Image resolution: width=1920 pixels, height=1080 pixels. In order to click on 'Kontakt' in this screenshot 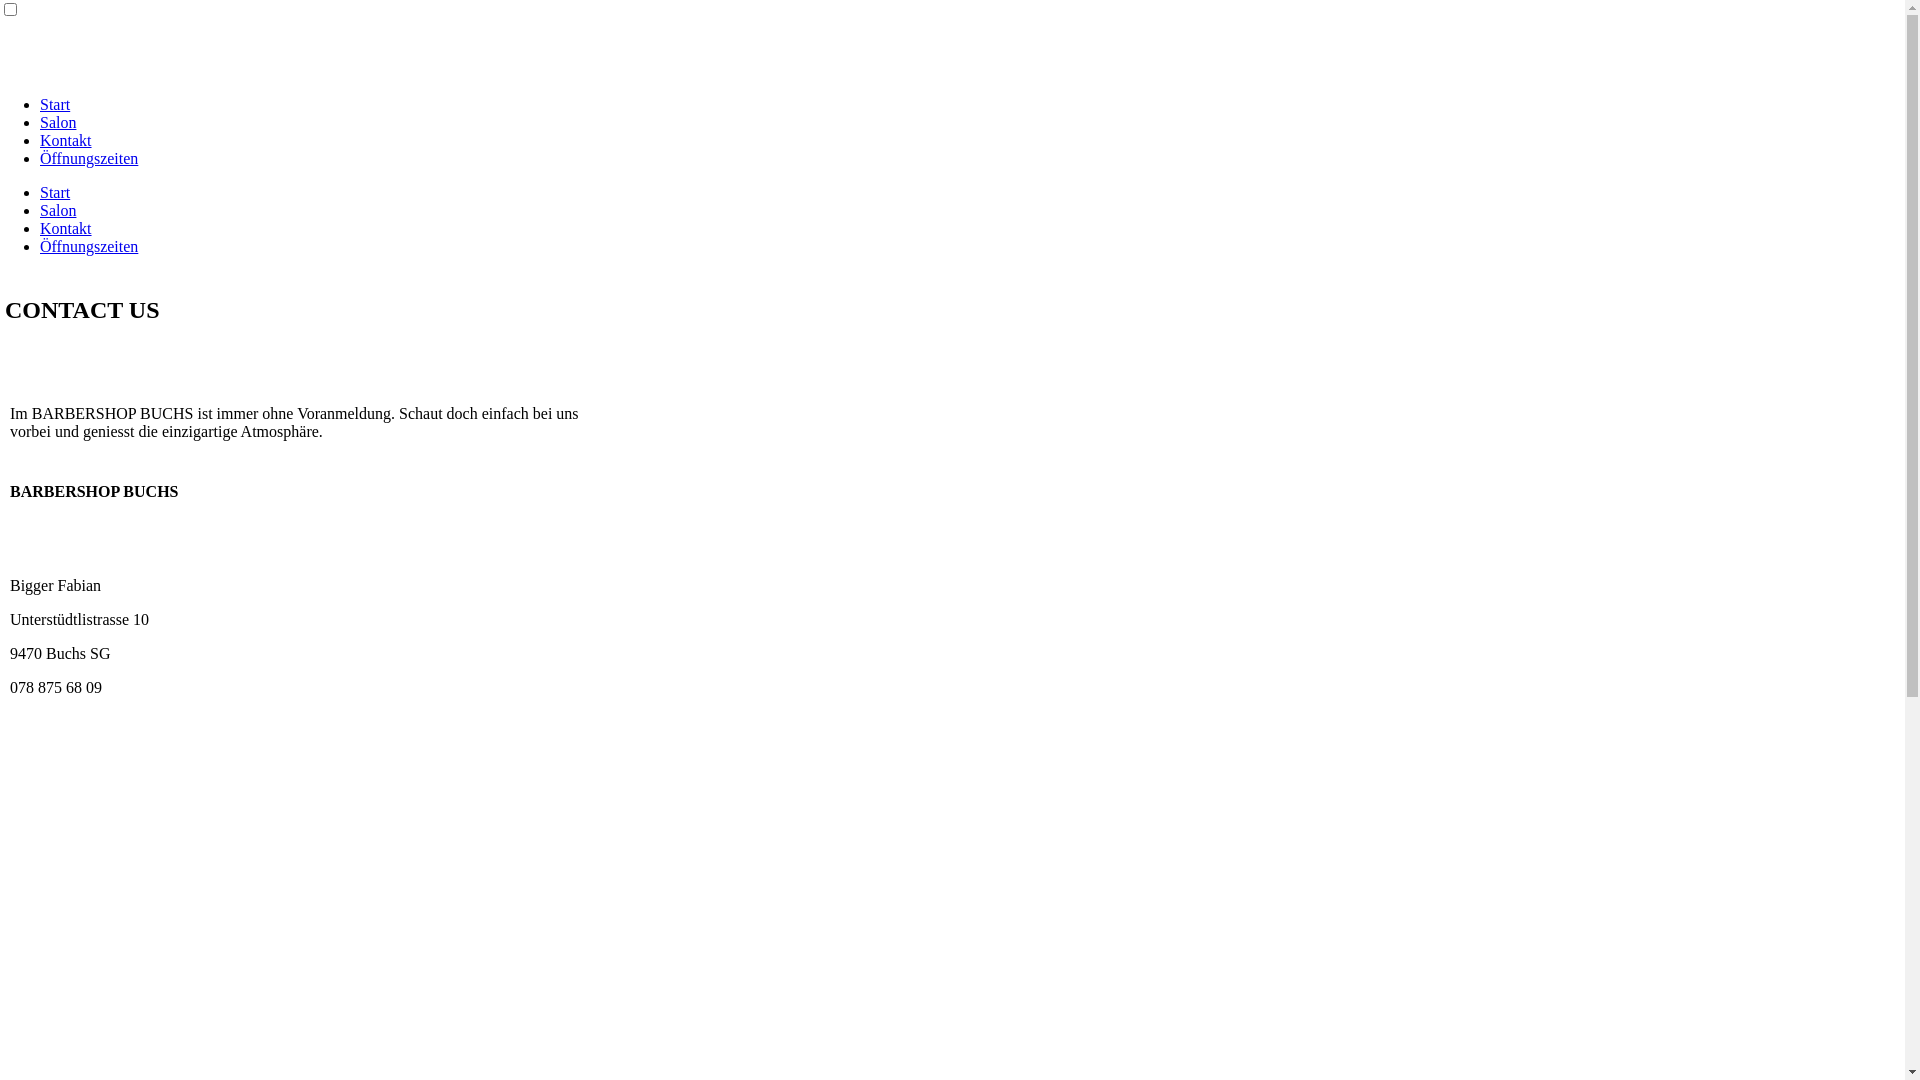, I will do `click(39, 139)`.